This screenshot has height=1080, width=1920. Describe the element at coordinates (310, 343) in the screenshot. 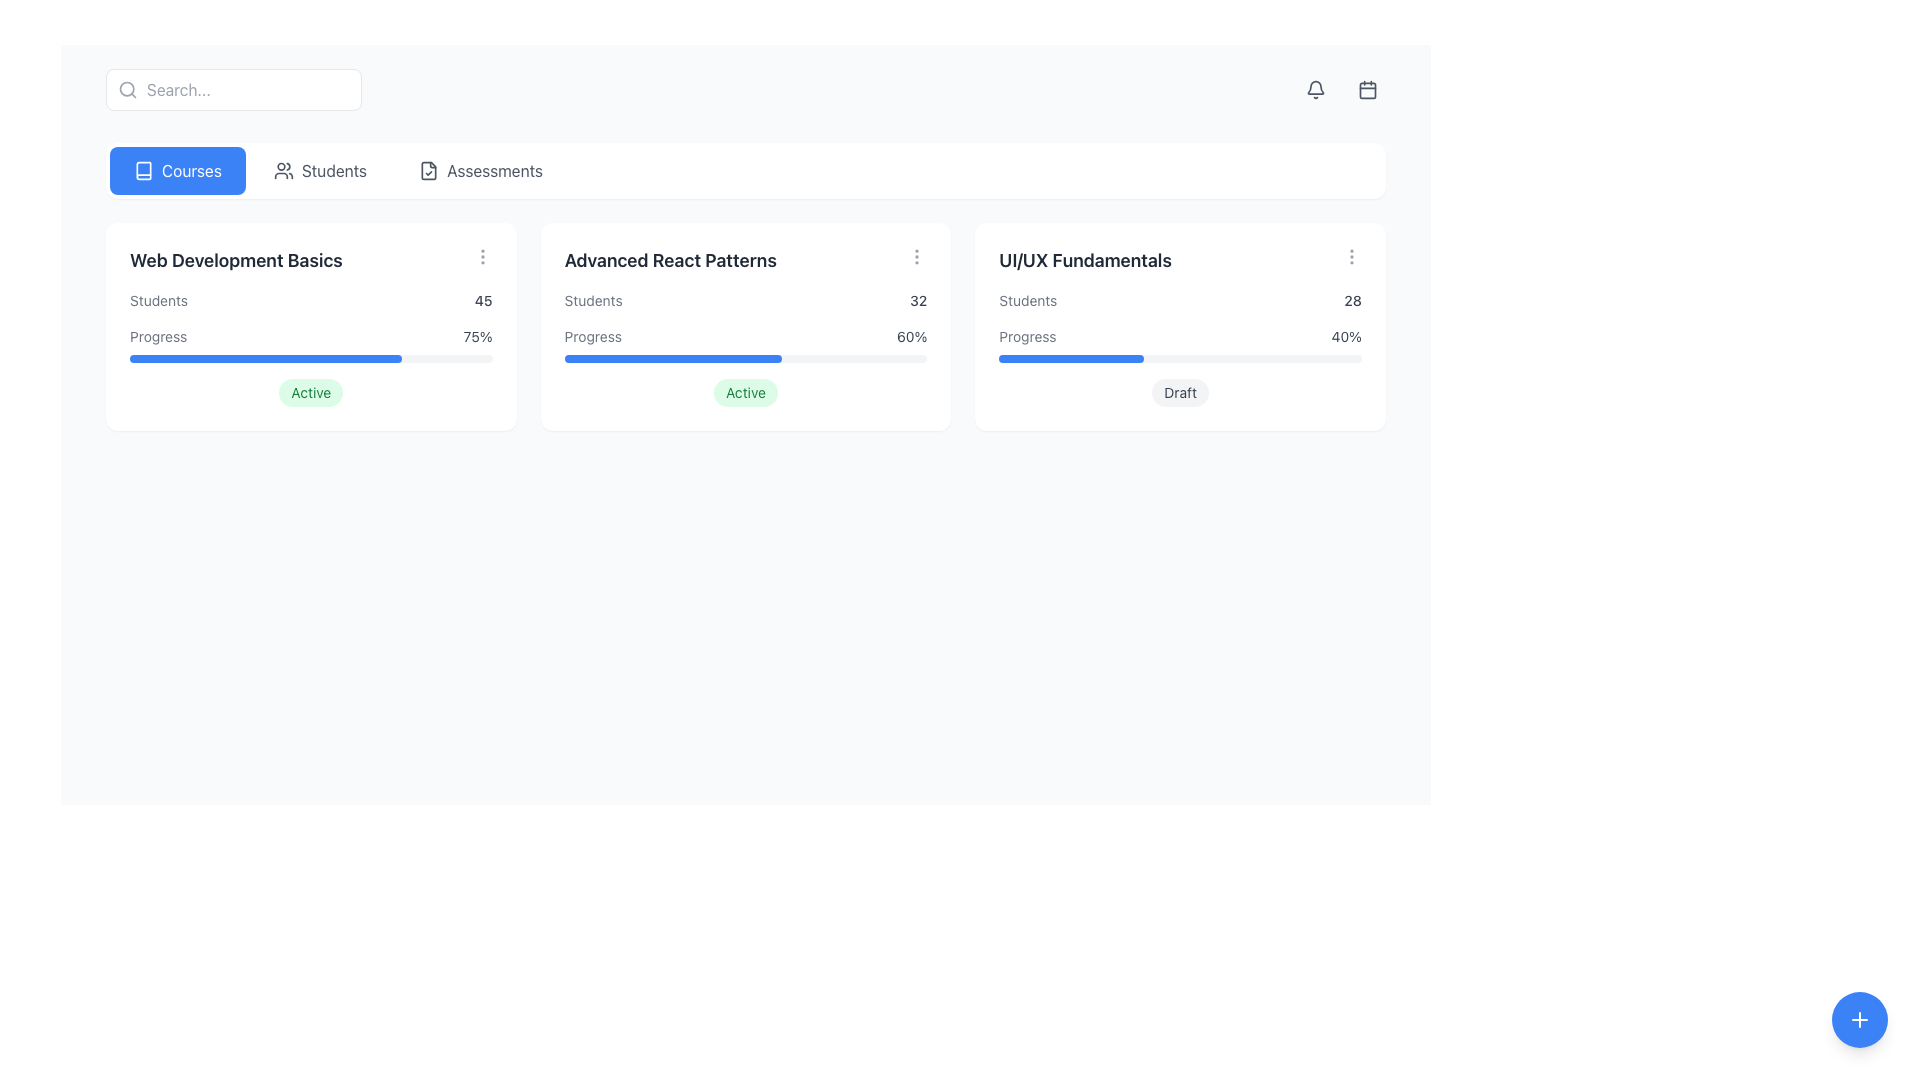

I see `the horizontal progress bar labeled 'Progress' with '75%' on the right, located within the 'Web Development Basics' card` at that location.